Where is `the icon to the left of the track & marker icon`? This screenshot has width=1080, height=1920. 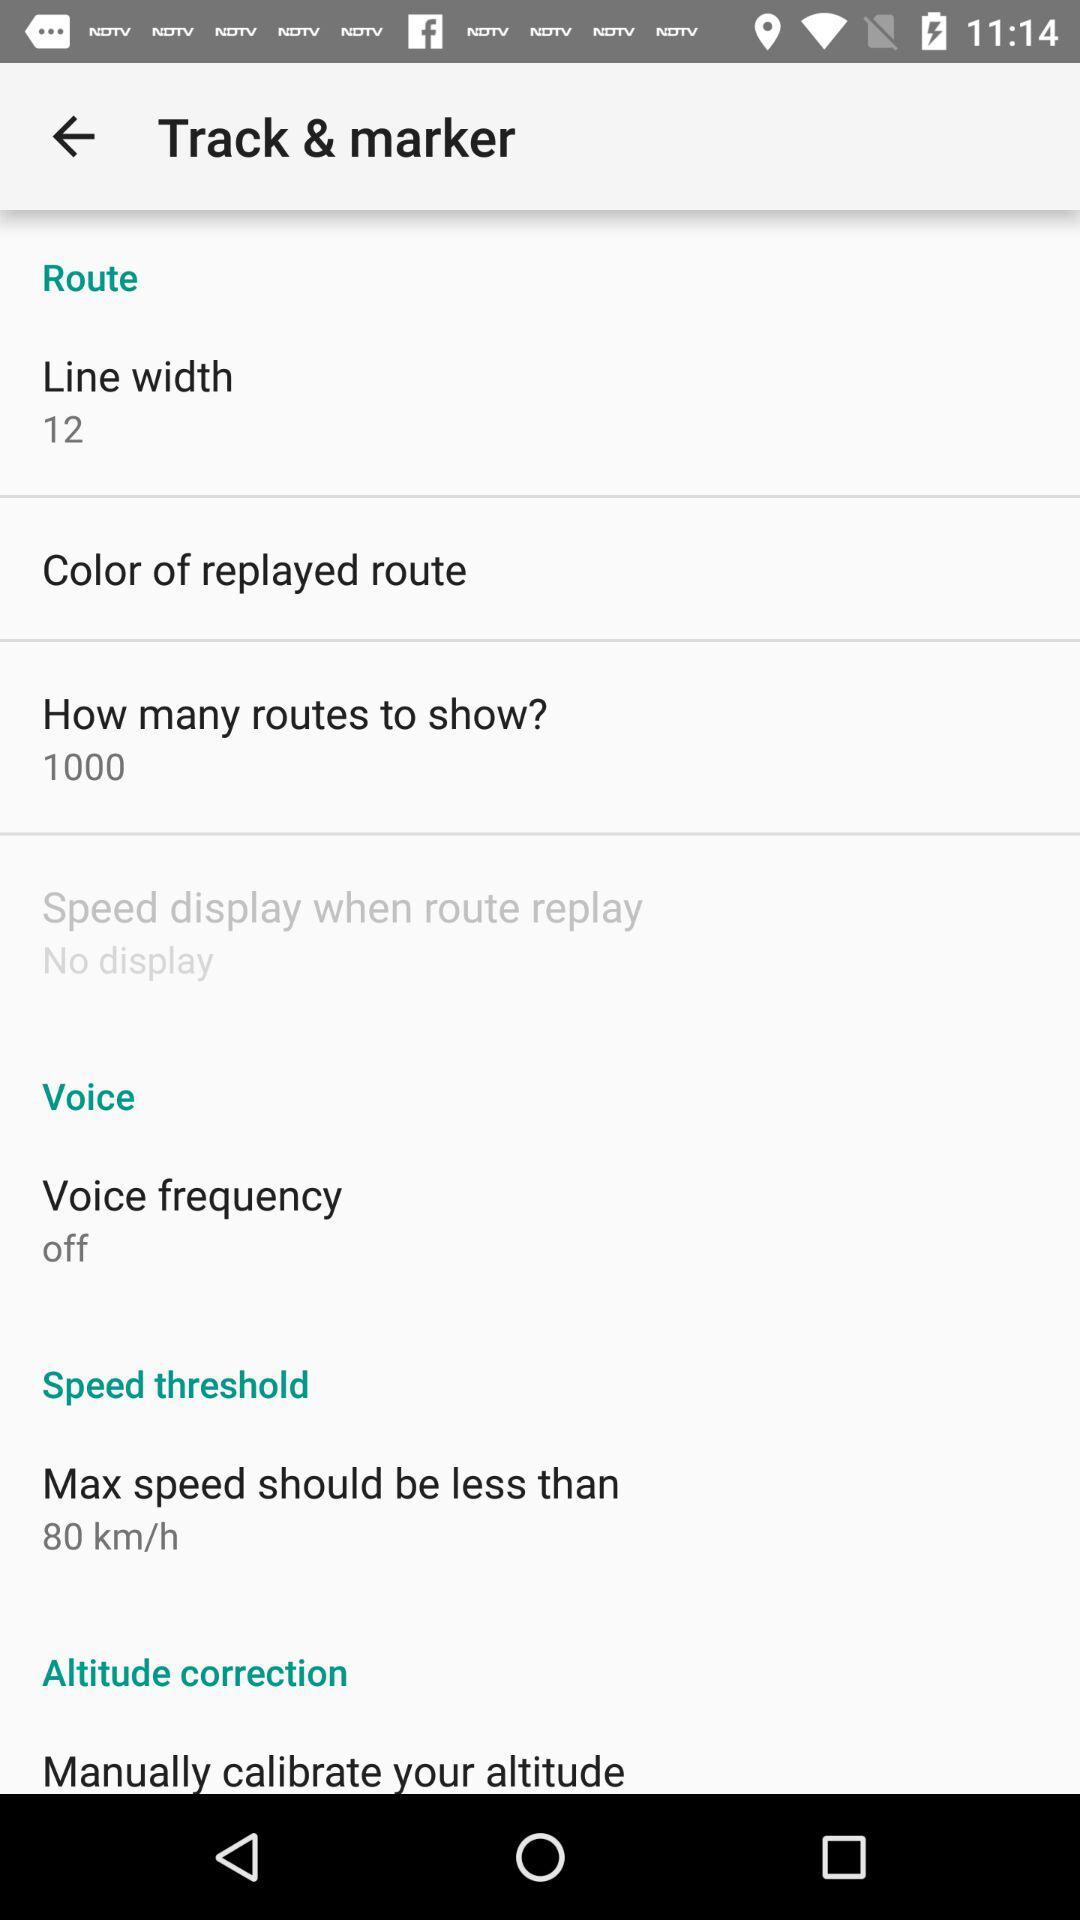 the icon to the left of the track & marker icon is located at coordinates (72, 135).